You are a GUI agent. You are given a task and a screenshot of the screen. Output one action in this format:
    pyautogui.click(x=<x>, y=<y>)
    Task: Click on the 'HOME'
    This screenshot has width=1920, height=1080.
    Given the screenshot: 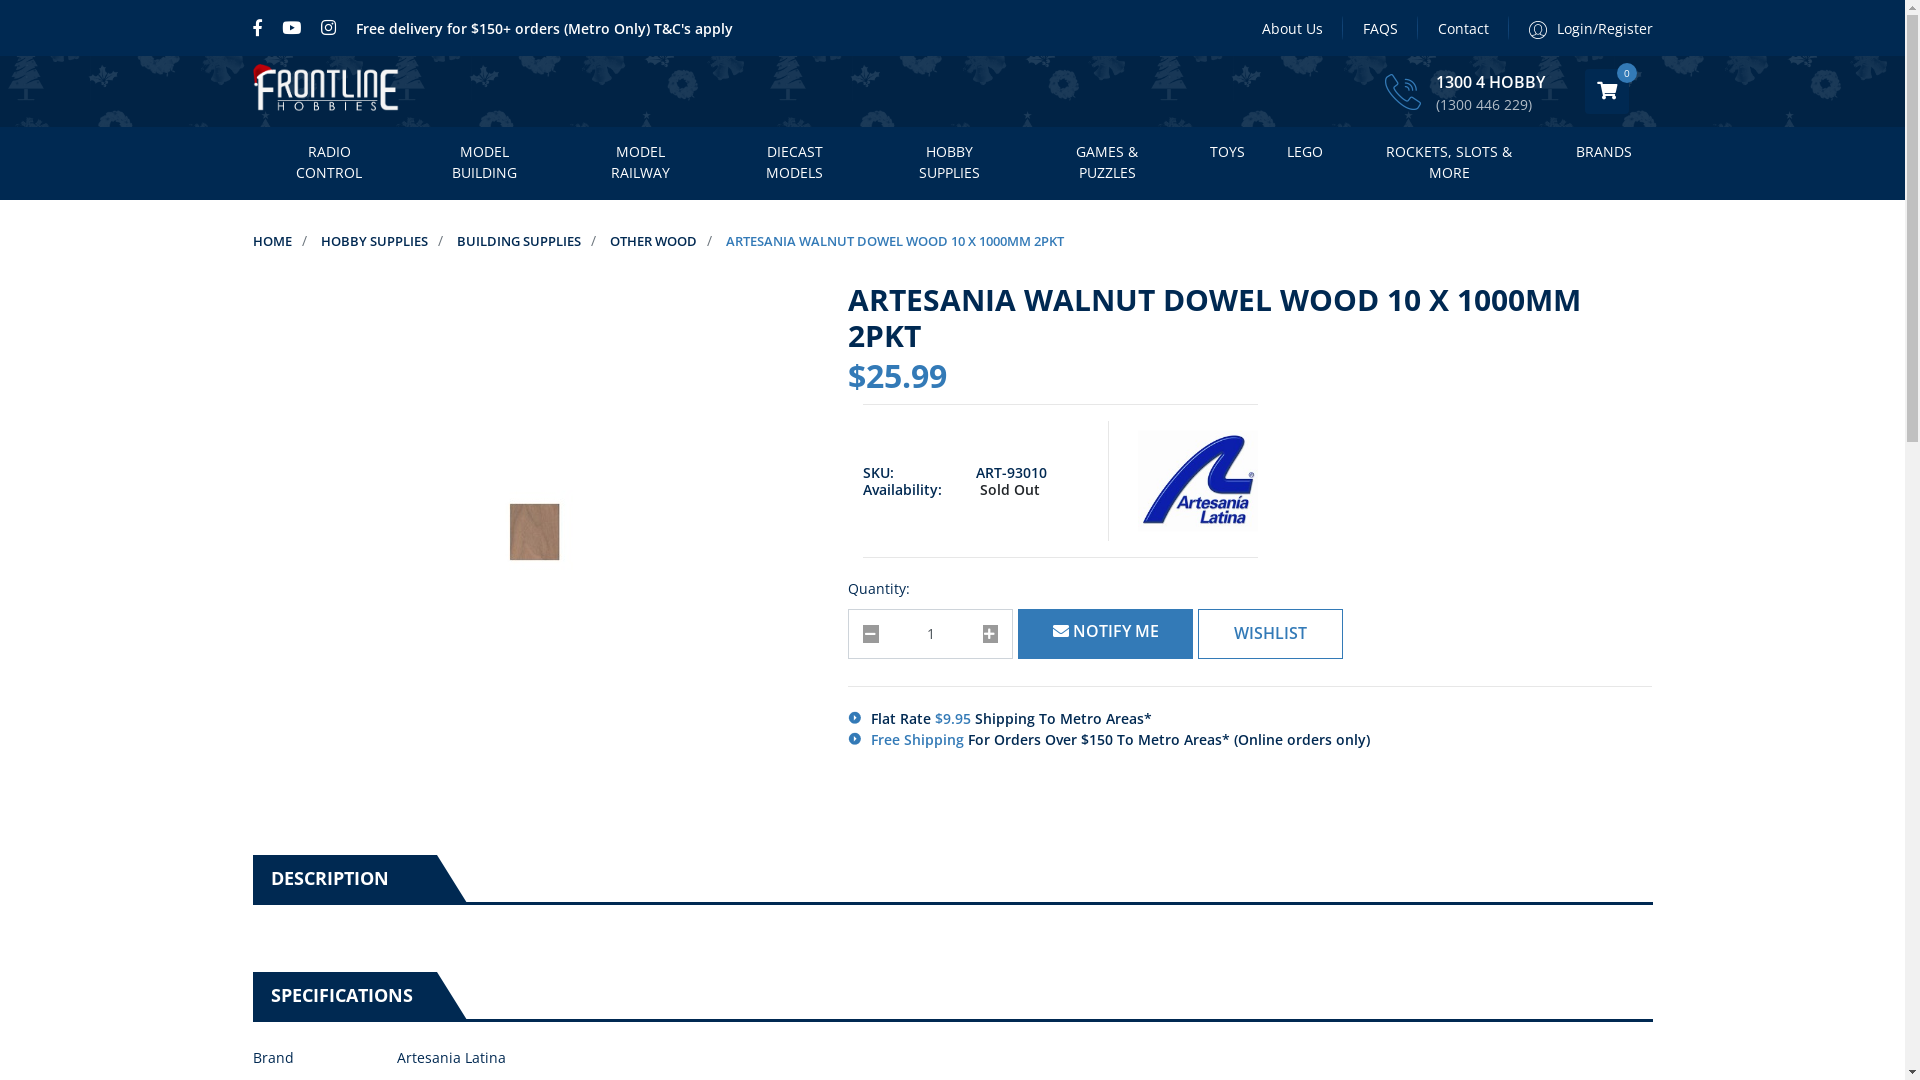 What is the action you would take?
    pyautogui.click(x=270, y=239)
    